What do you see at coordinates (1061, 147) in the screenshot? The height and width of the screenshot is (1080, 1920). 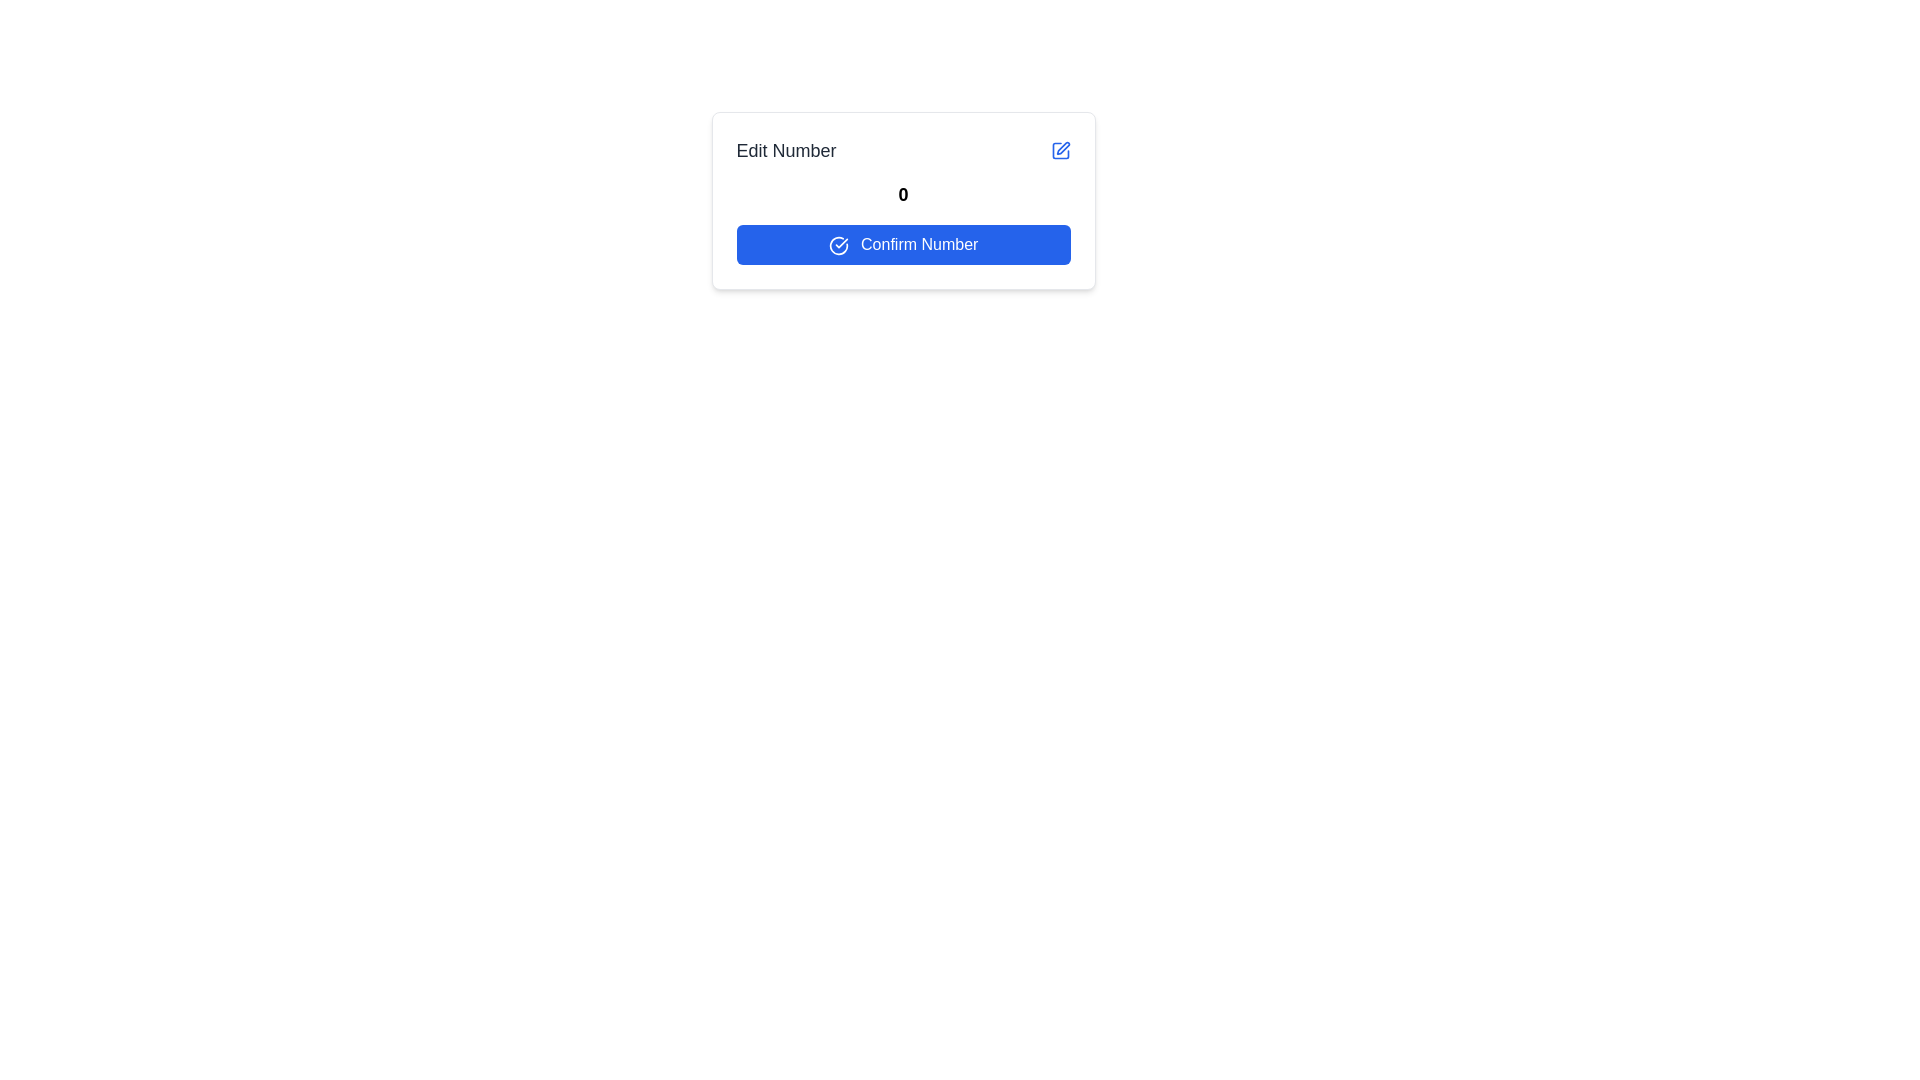 I see `the pen-and-square icon located in the top-right corner of the 'Edit Number' card` at bounding box center [1061, 147].